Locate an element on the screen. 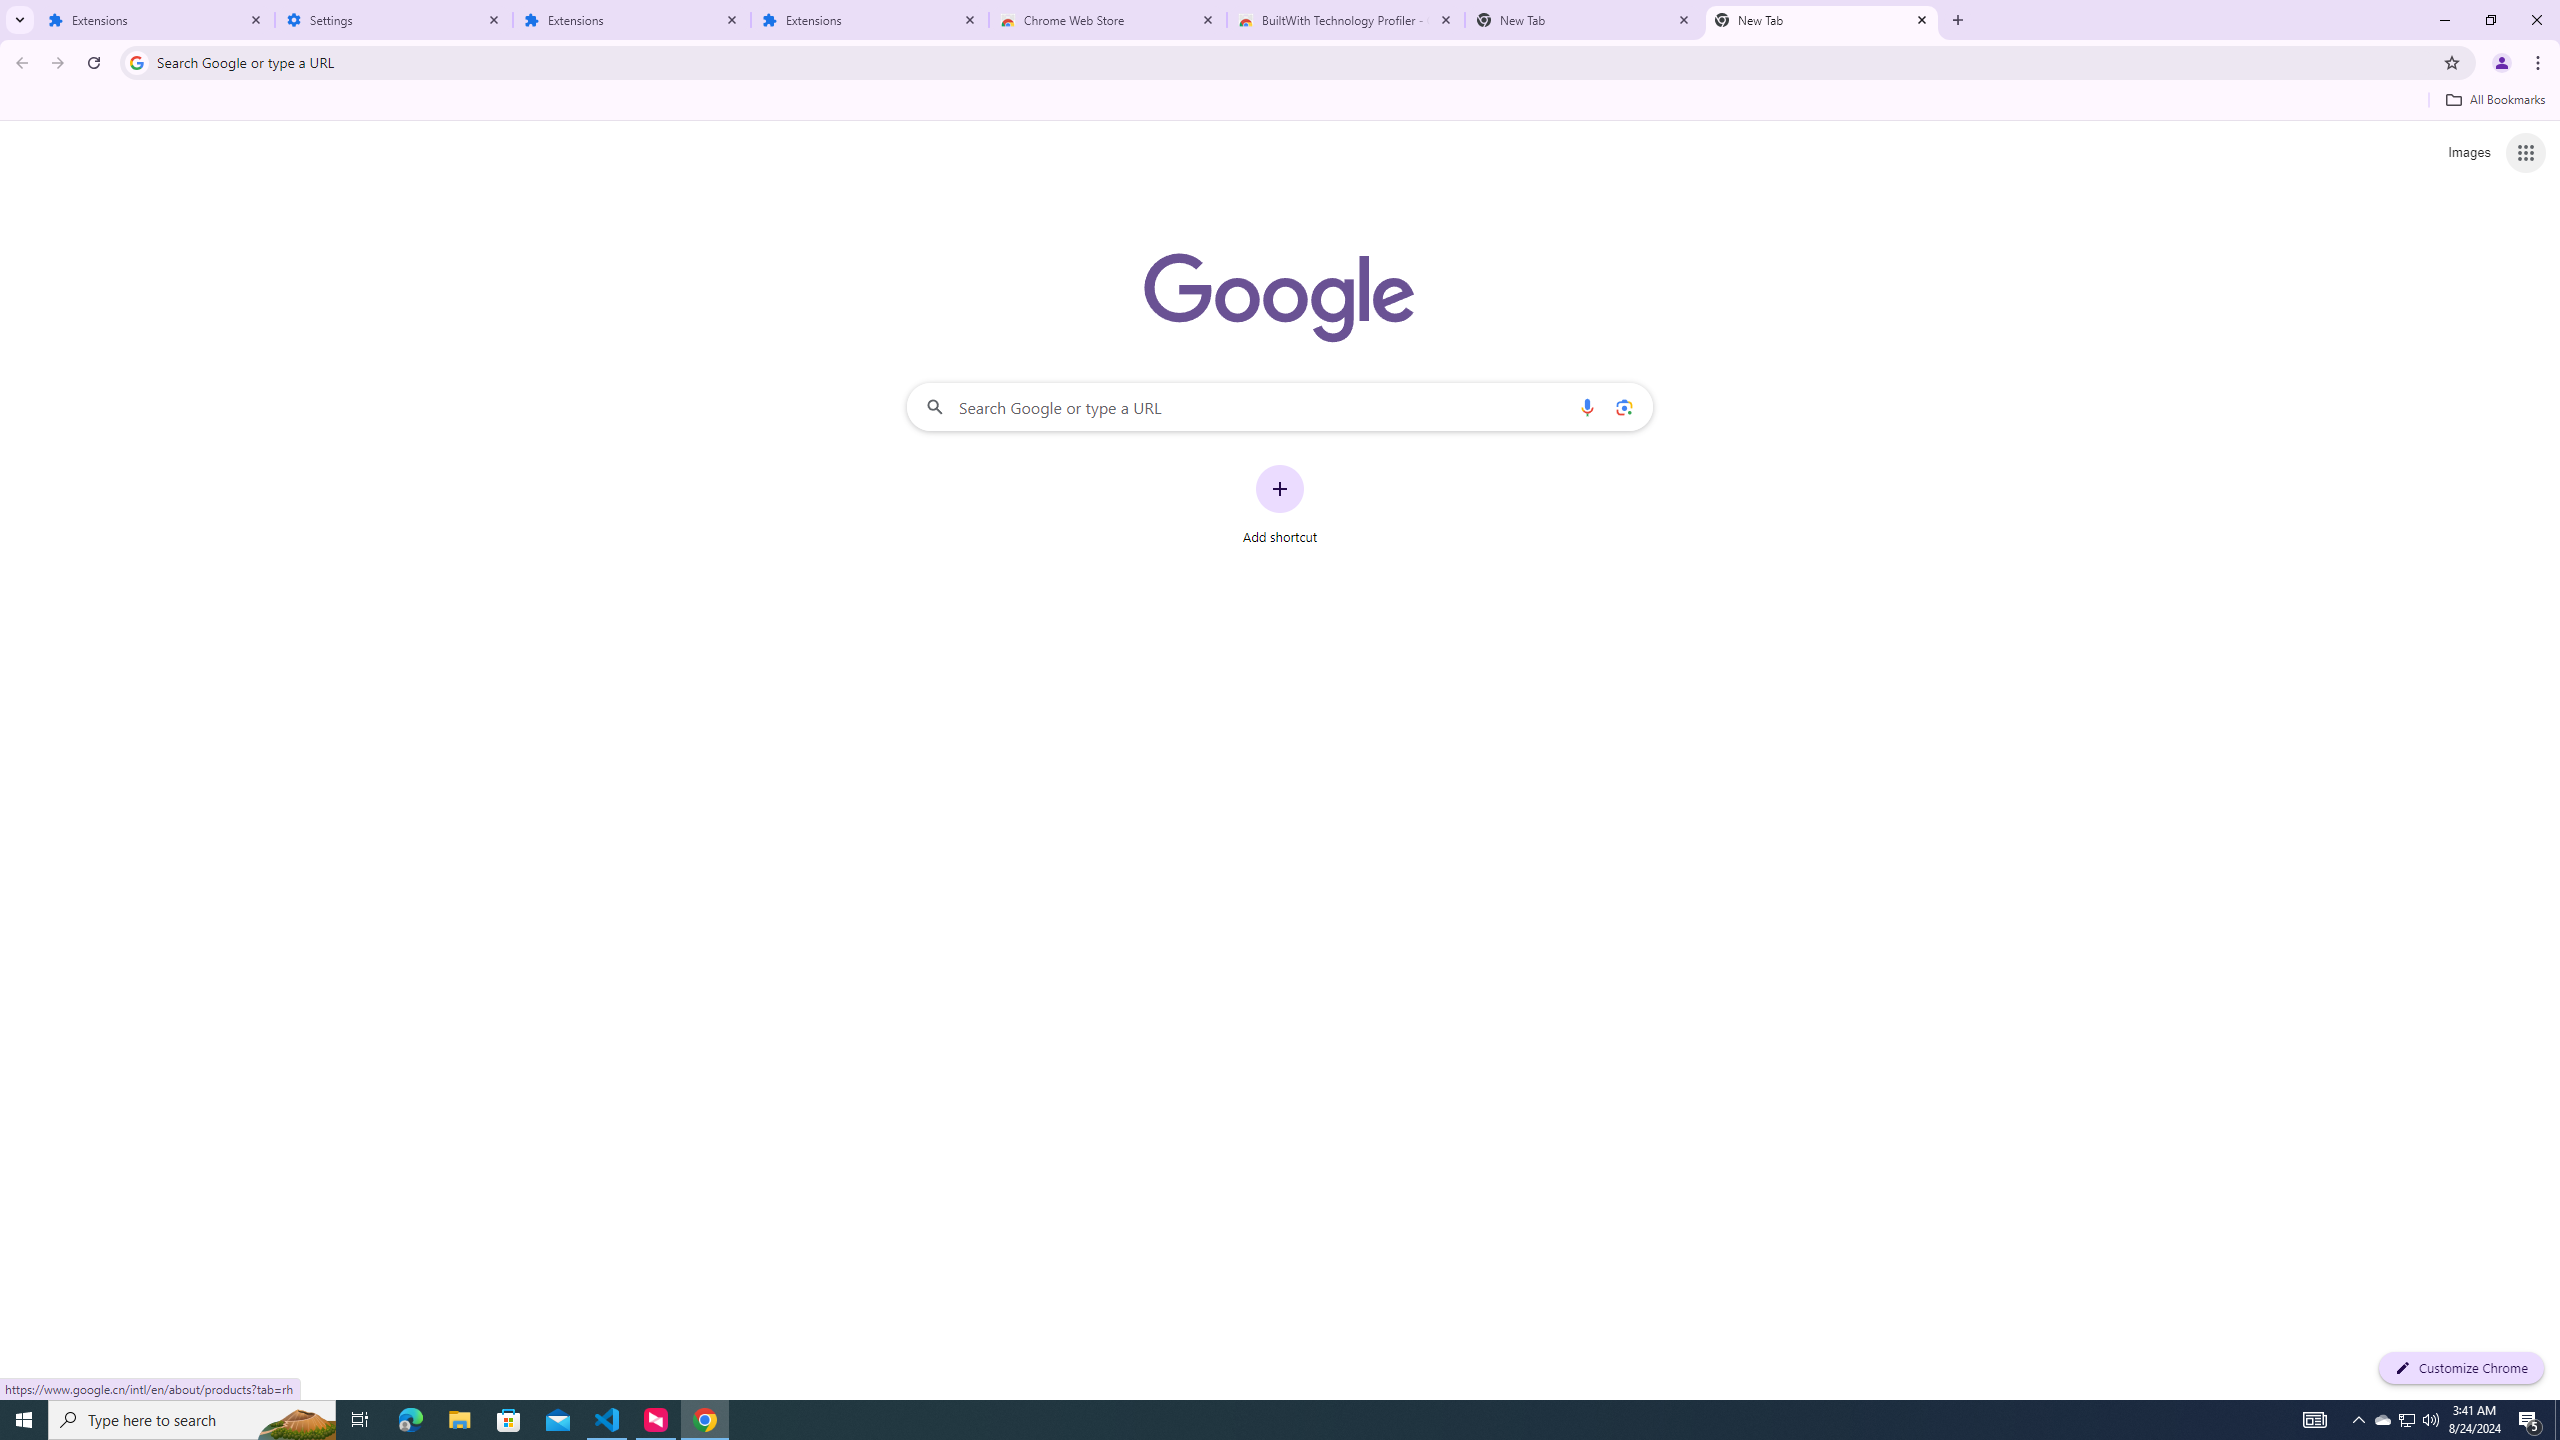 This screenshot has width=2560, height=1440. 'Search by voice' is located at coordinates (1586, 405).